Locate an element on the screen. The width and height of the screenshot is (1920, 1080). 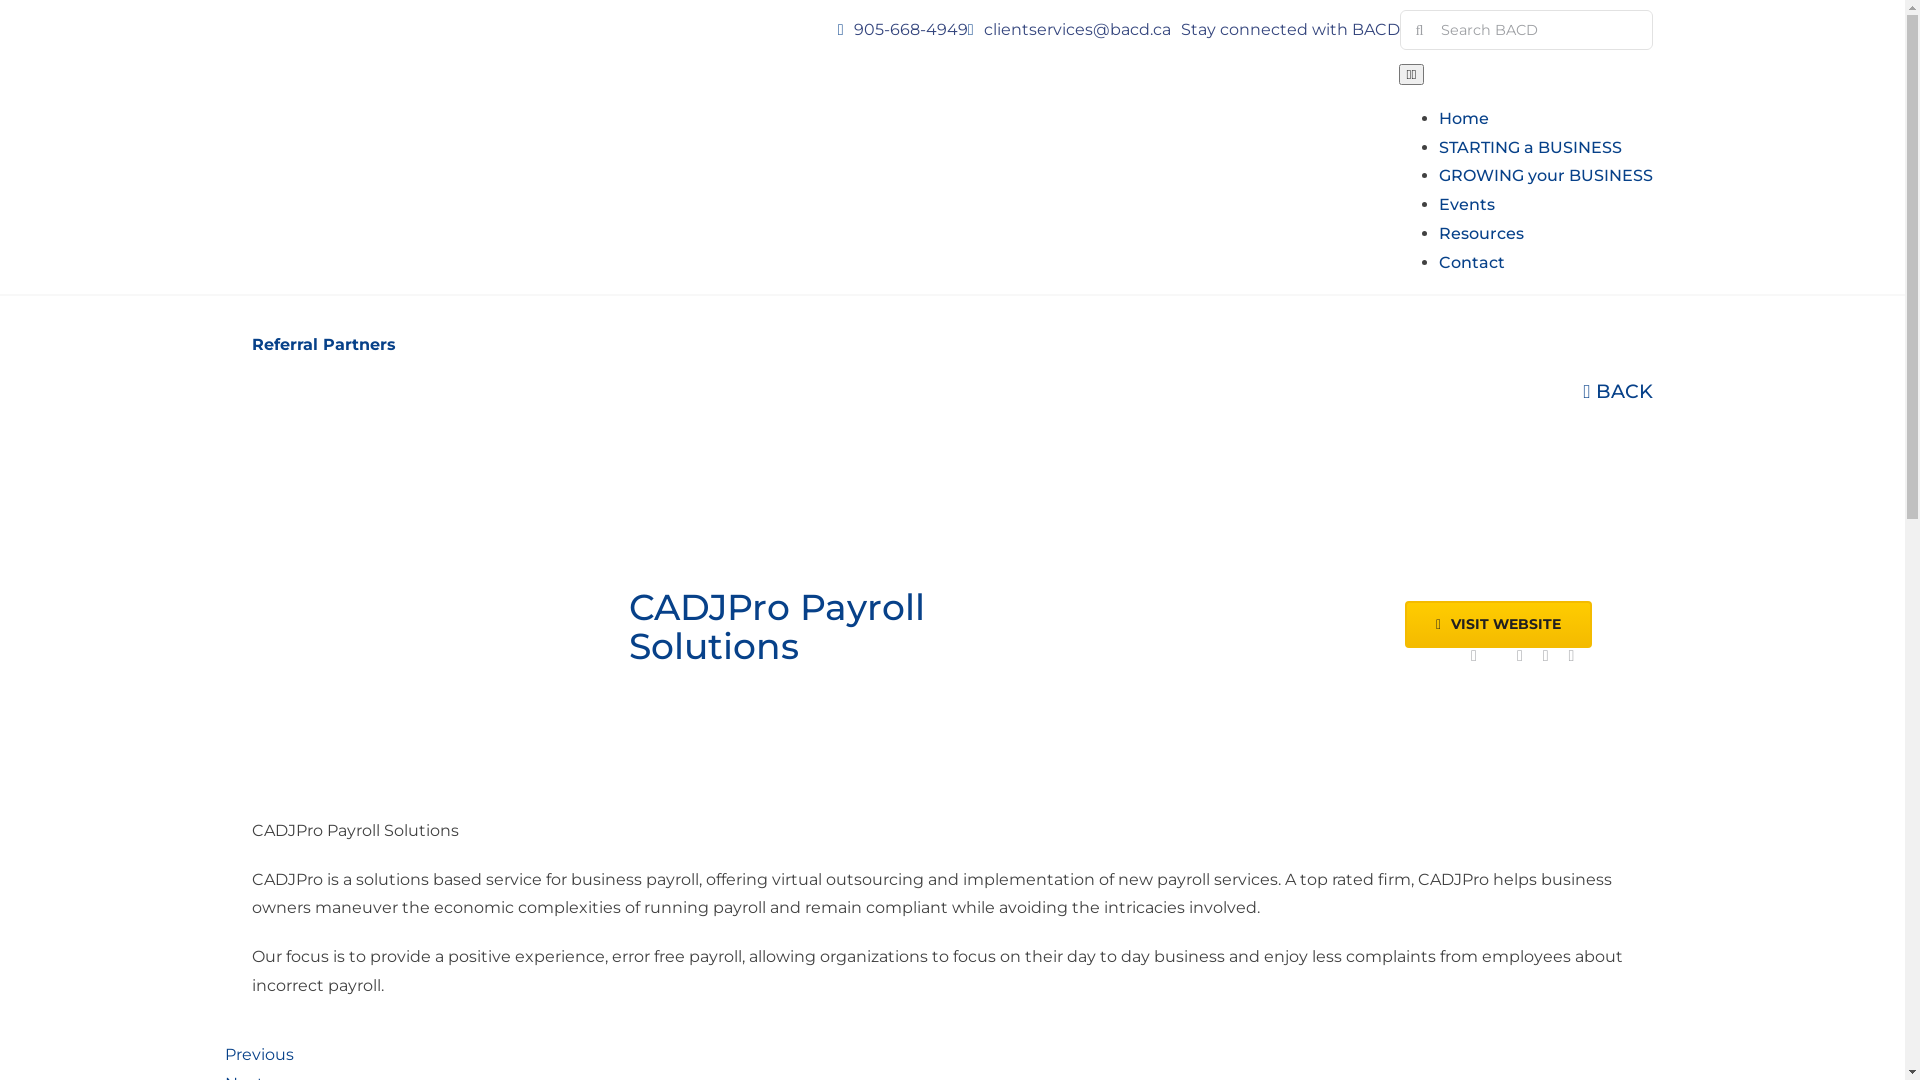
'Resources' is located at coordinates (1481, 232).